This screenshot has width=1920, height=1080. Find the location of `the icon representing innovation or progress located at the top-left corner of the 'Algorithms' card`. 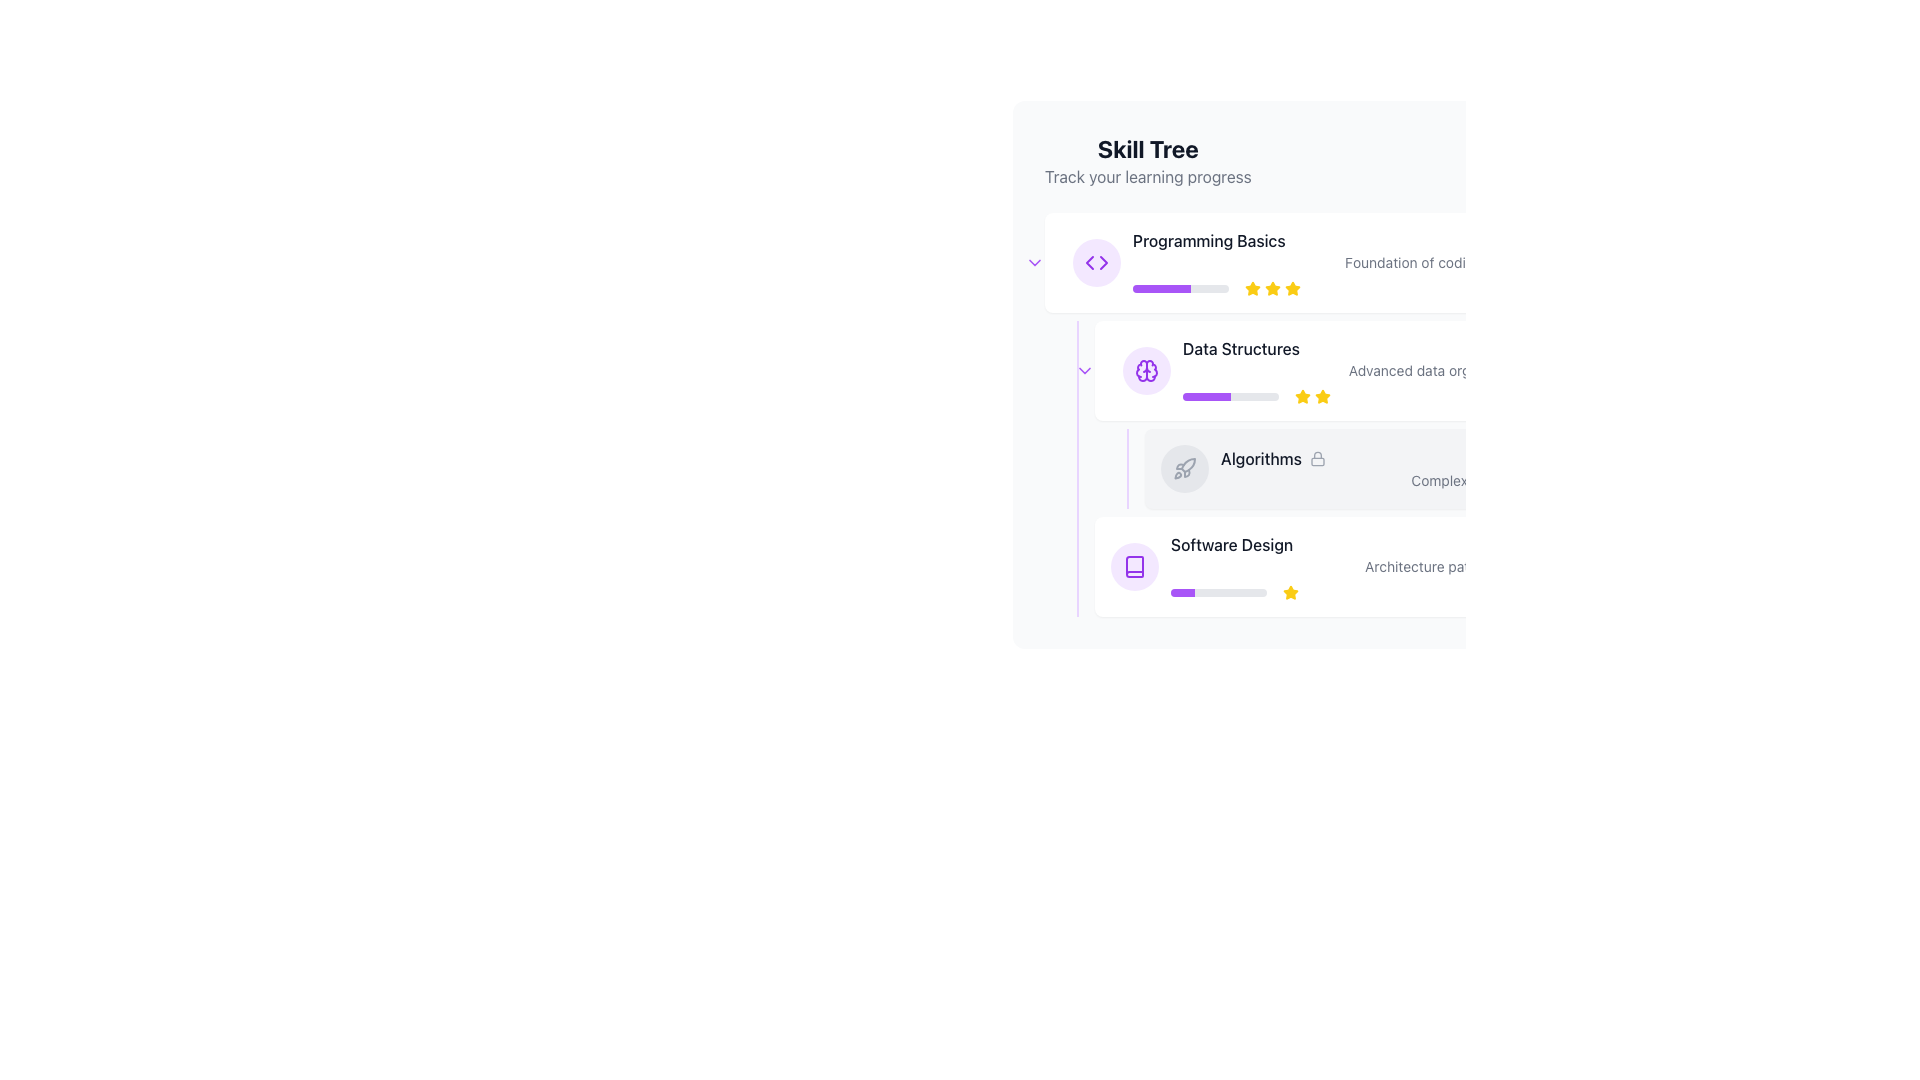

the icon representing innovation or progress located at the top-left corner of the 'Algorithms' card is located at coordinates (1185, 469).